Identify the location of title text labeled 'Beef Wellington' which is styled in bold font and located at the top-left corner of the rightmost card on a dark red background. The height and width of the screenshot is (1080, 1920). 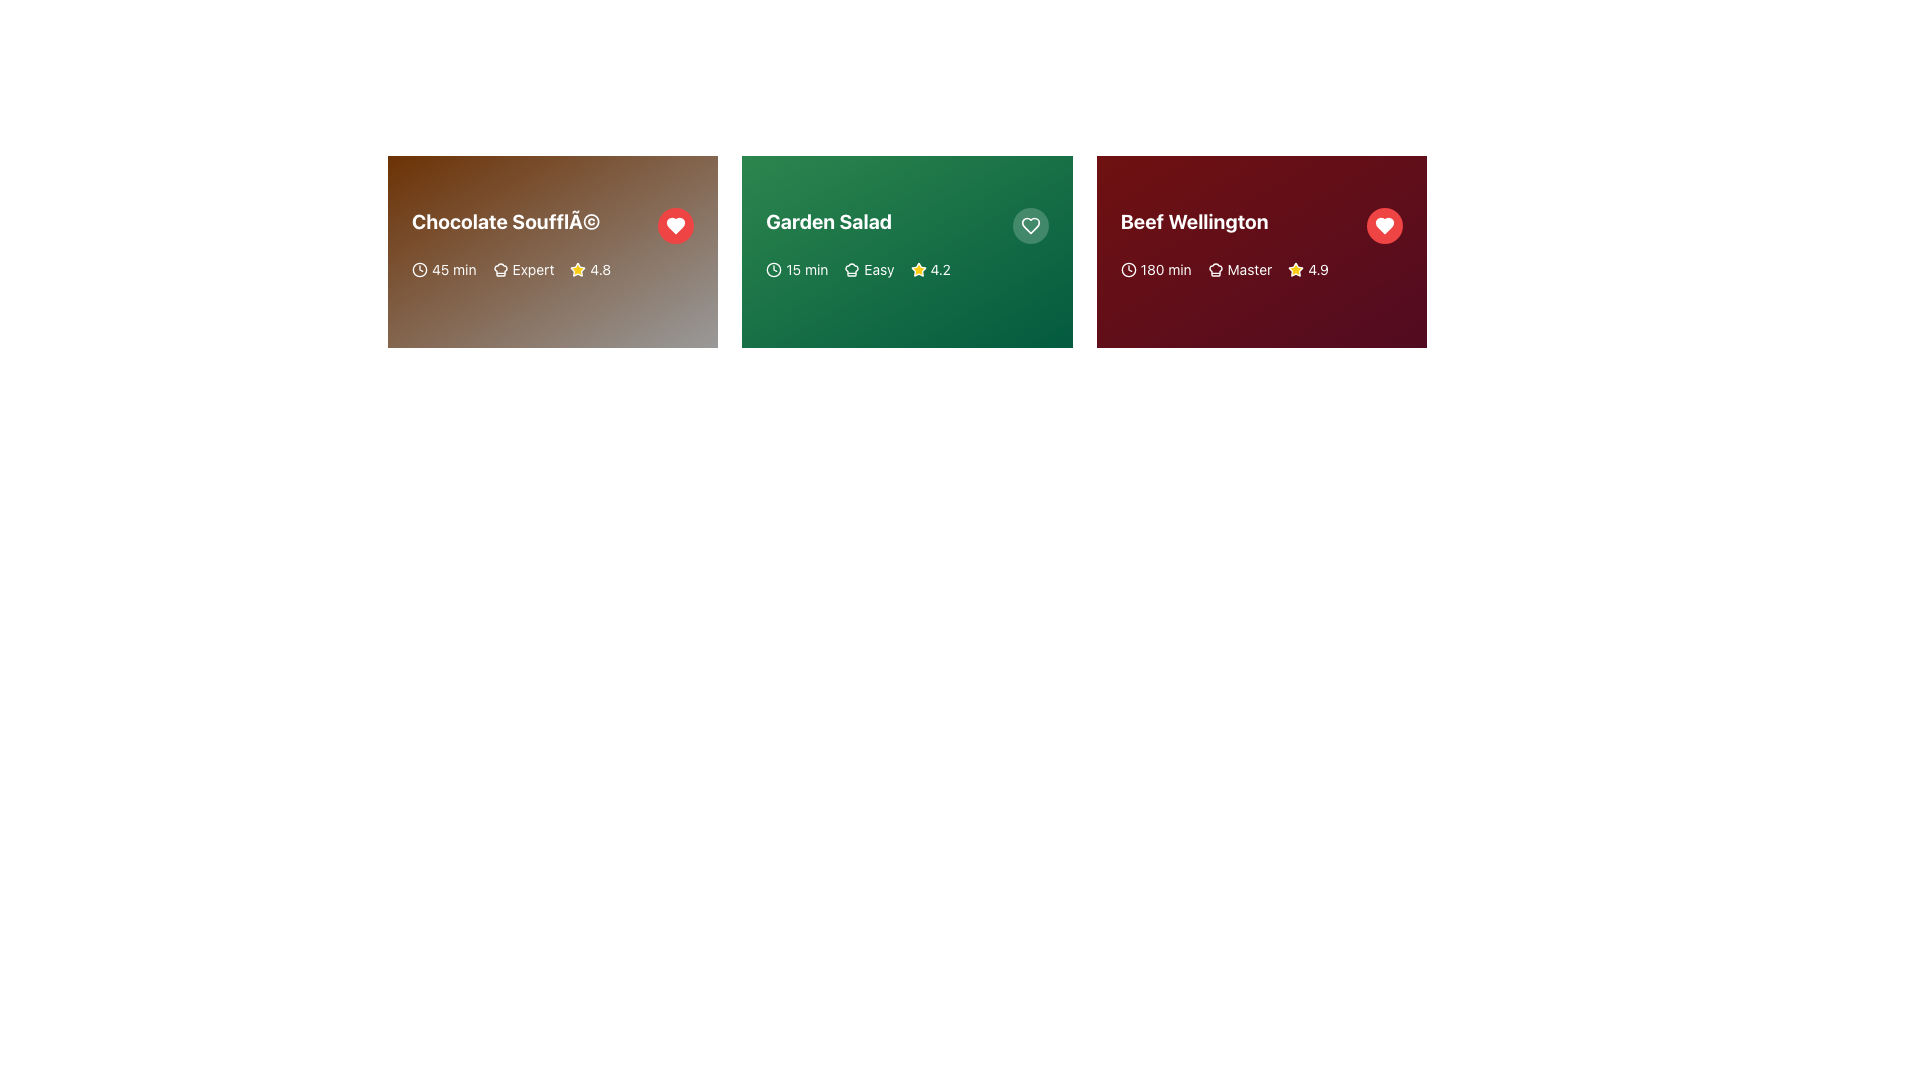
(1194, 222).